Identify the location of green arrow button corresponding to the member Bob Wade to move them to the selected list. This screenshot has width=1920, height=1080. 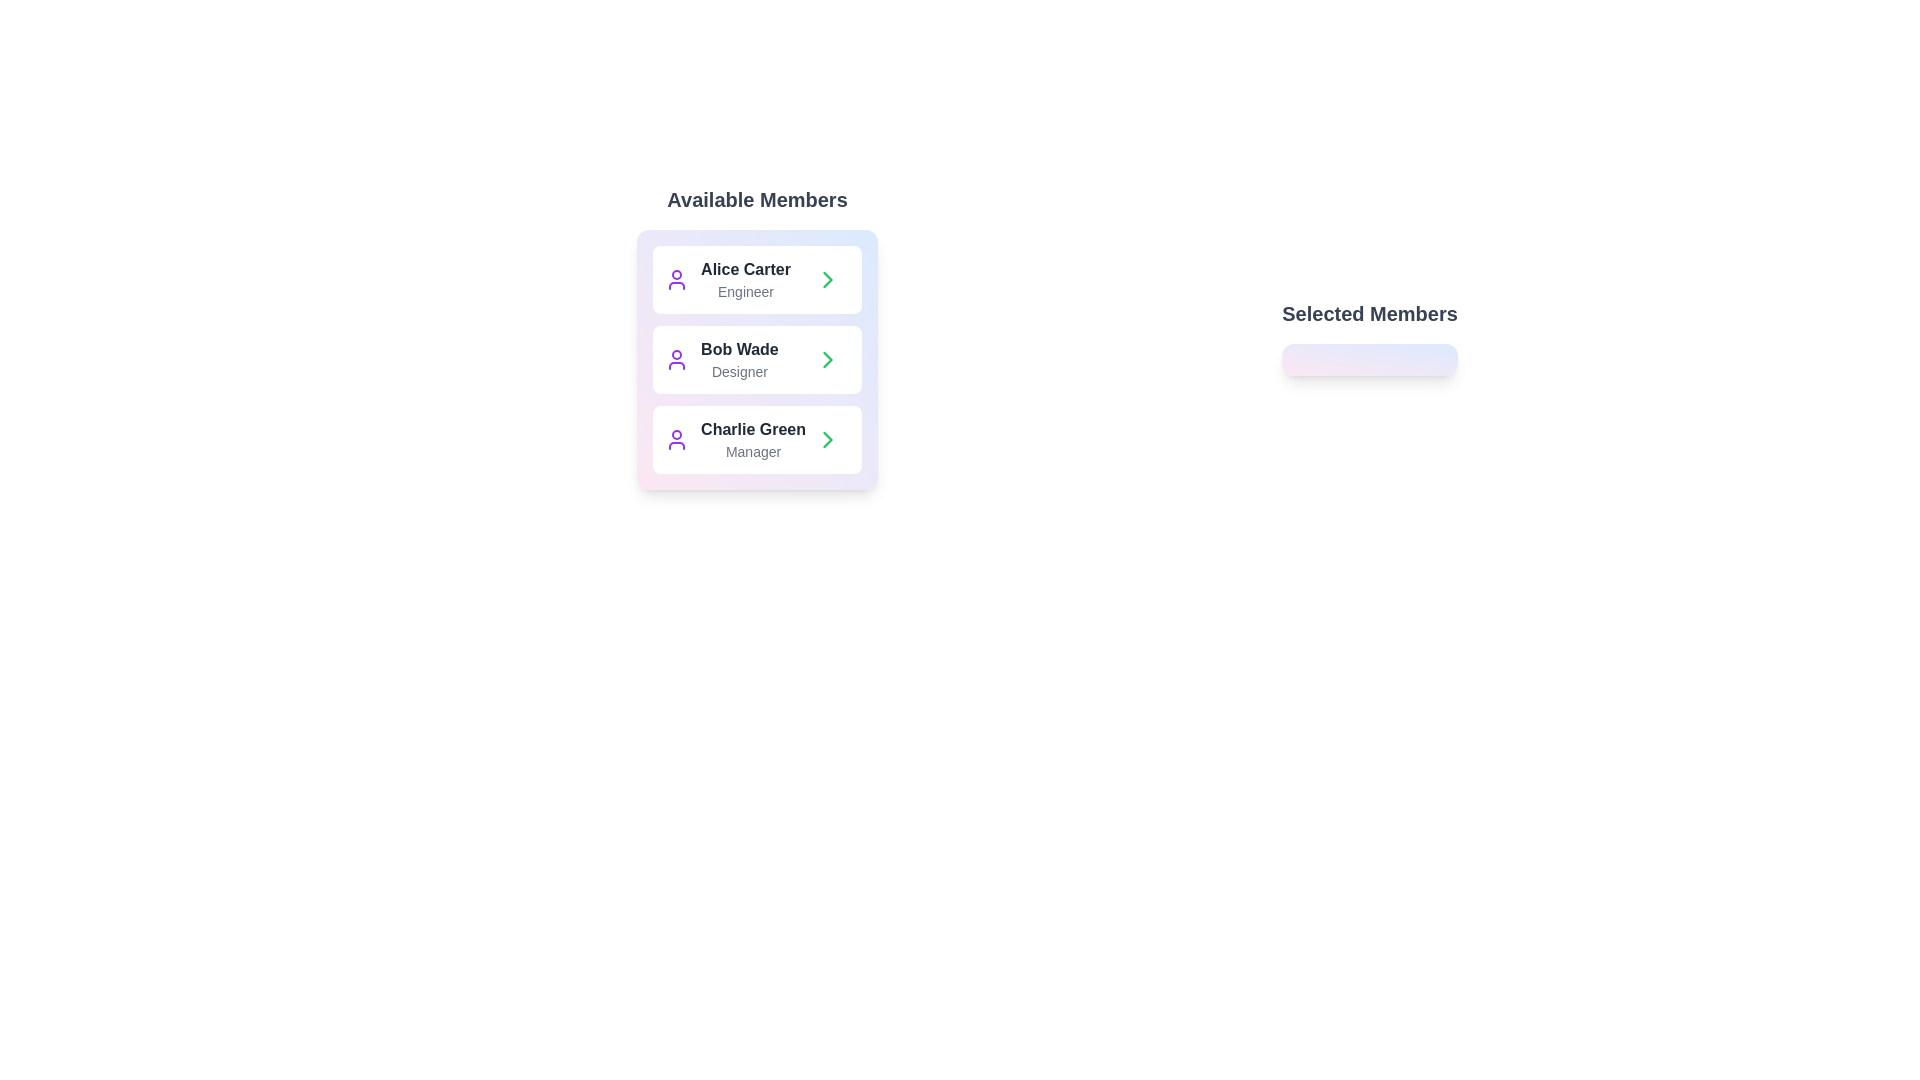
(828, 358).